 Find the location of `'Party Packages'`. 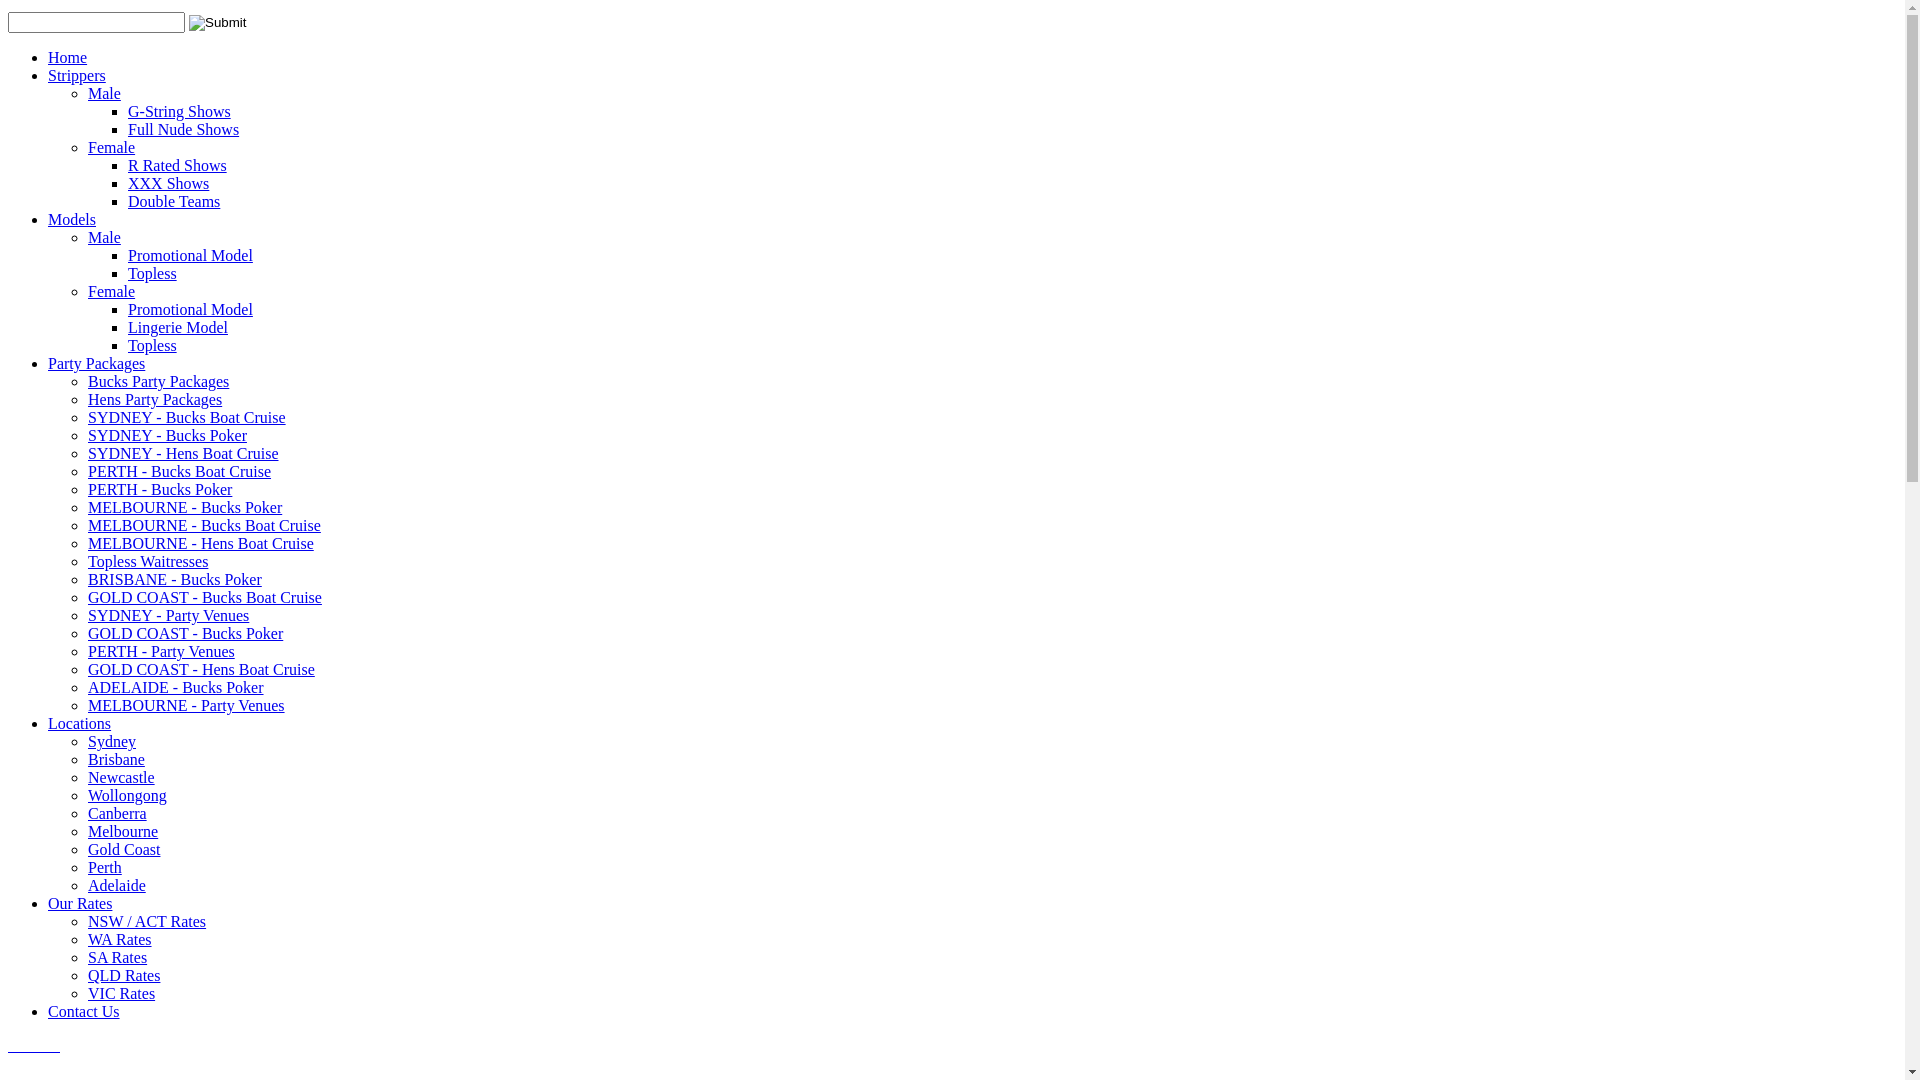

'Party Packages' is located at coordinates (48, 363).